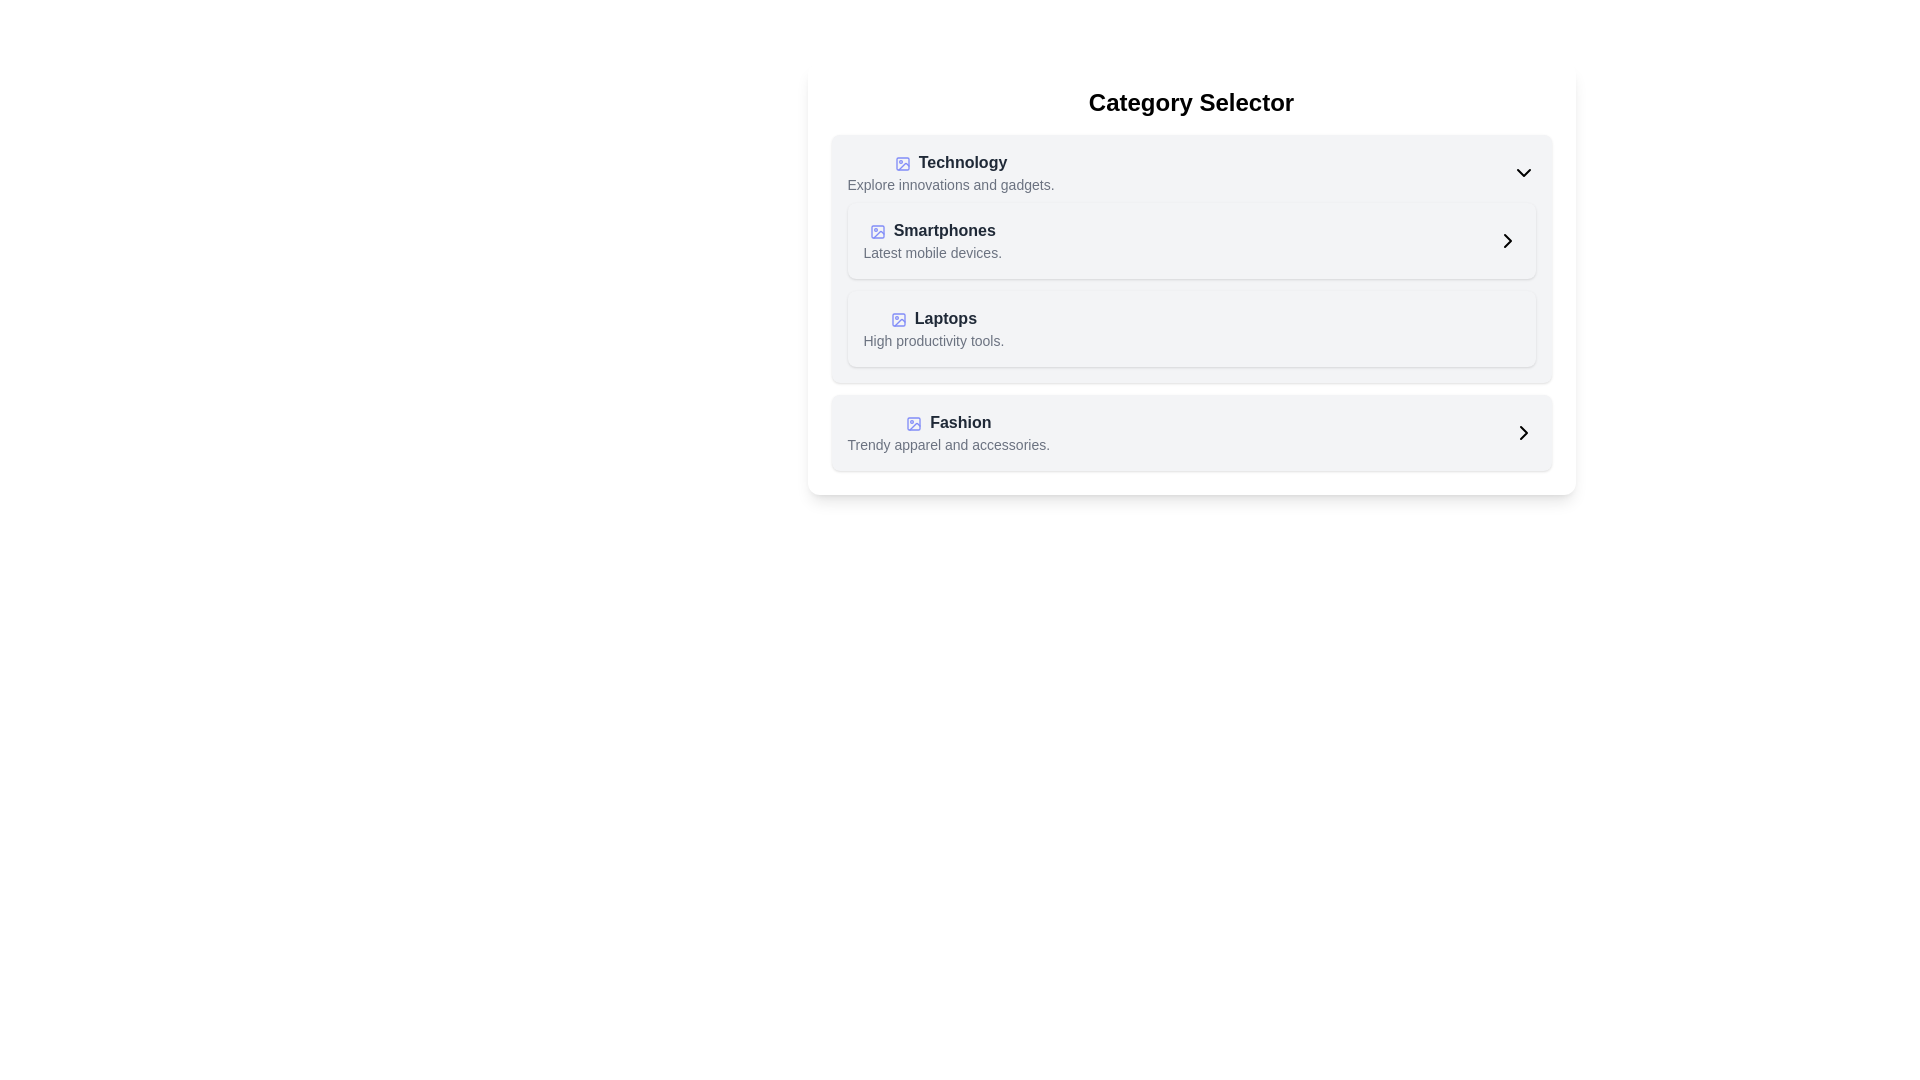 The image size is (1920, 1080). What do you see at coordinates (1522, 172) in the screenshot?
I see `the Dropdown indicator icon, which is a downward arrow styled with a black line, located on the rightmost side of the 'Technology' component` at bounding box center [1522, 172].